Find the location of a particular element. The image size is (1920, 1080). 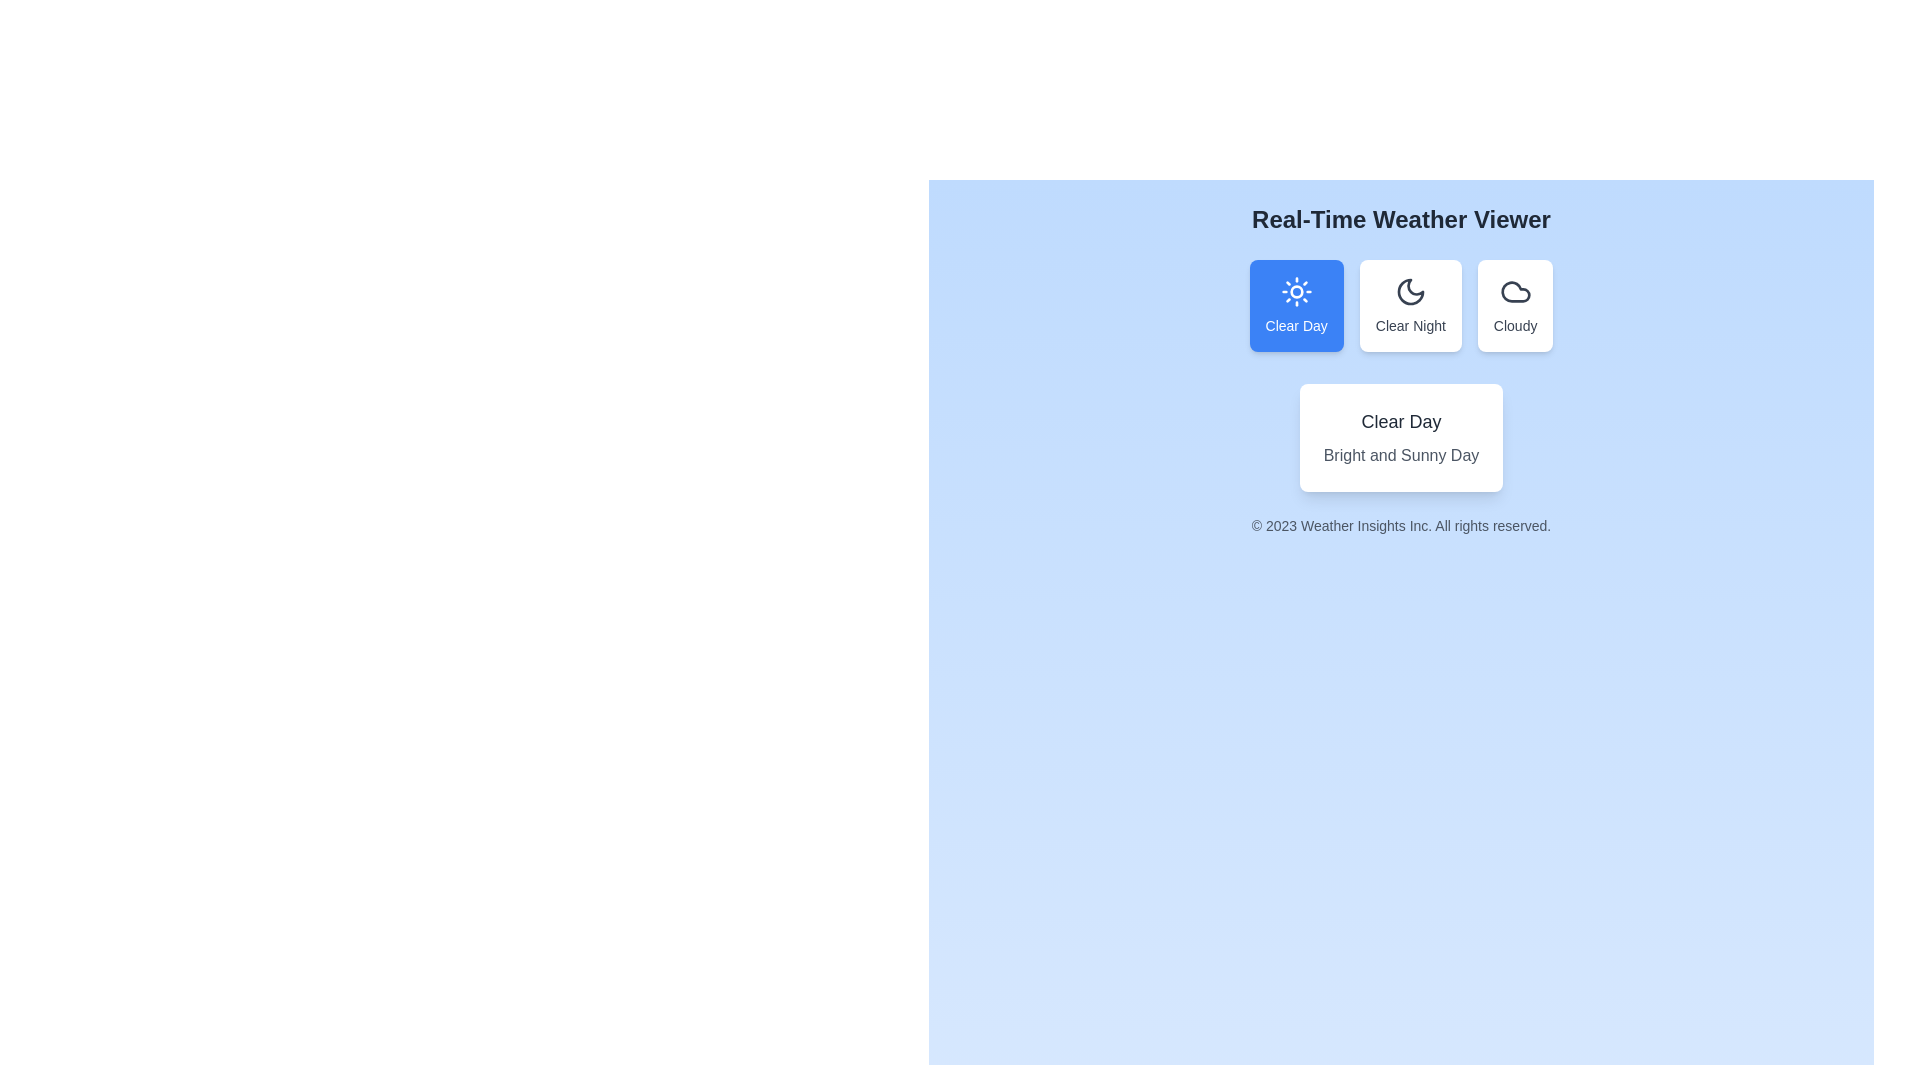

the Informational Card displaying 'Clear Day' with the text 'Bright and Sunny Day' below it, which is centered in the interface is located at coordinates (1400, 437).